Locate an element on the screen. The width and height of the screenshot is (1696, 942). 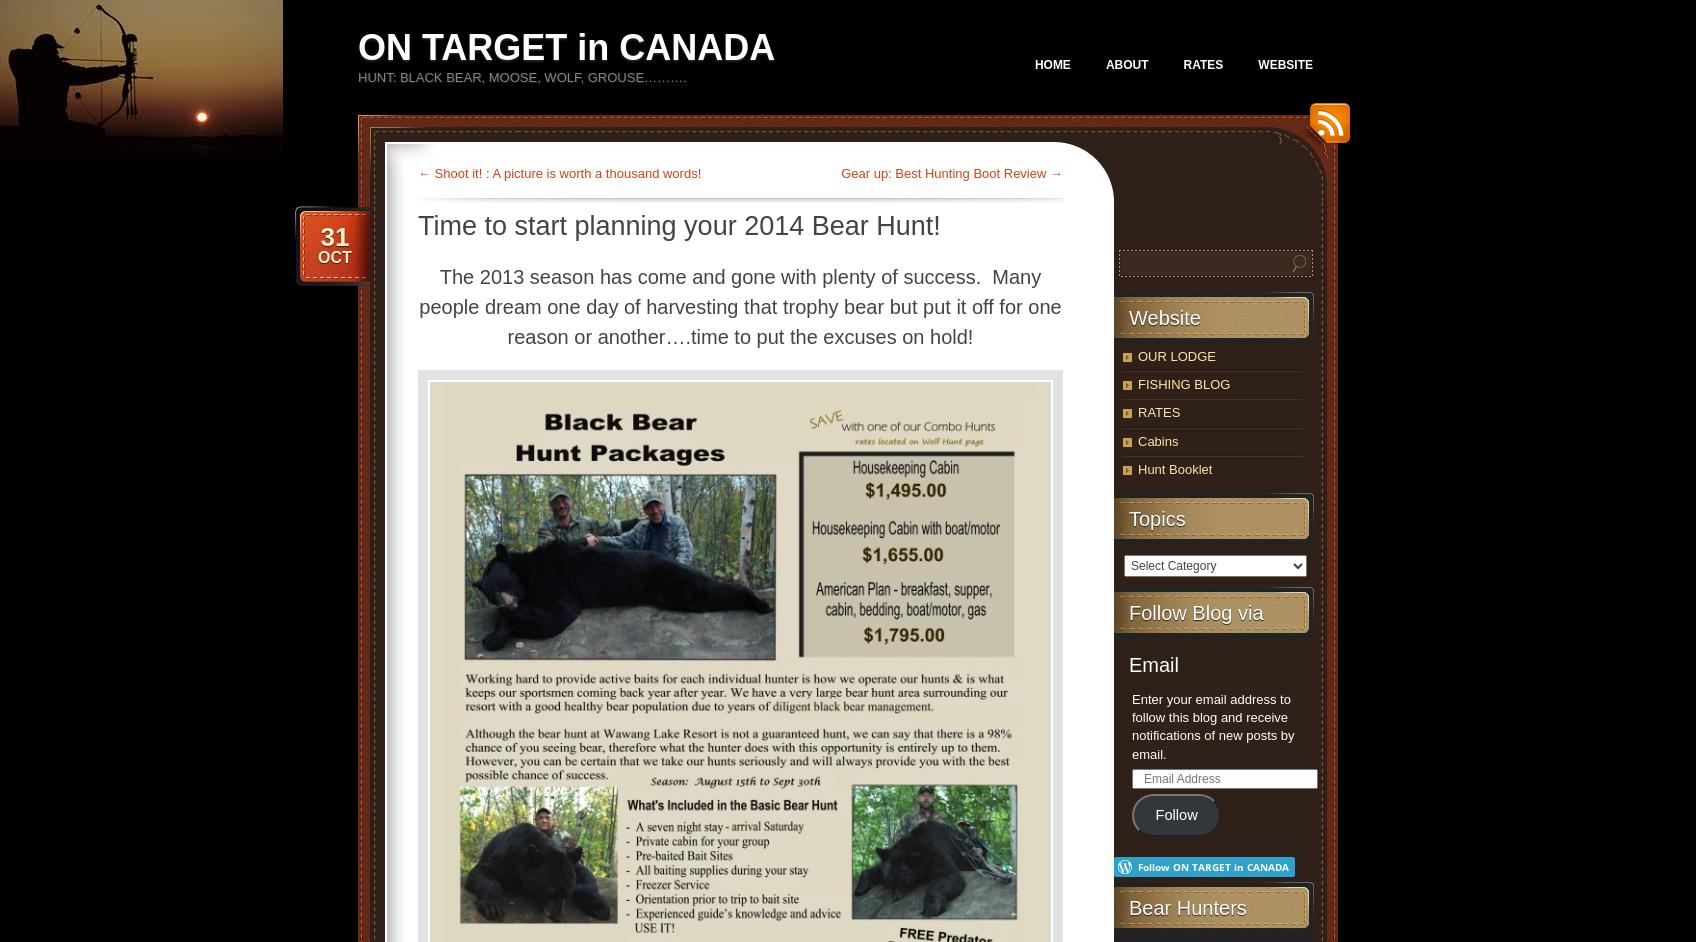
'Follow Blog via Email' is located at coordinates (1128, 637).